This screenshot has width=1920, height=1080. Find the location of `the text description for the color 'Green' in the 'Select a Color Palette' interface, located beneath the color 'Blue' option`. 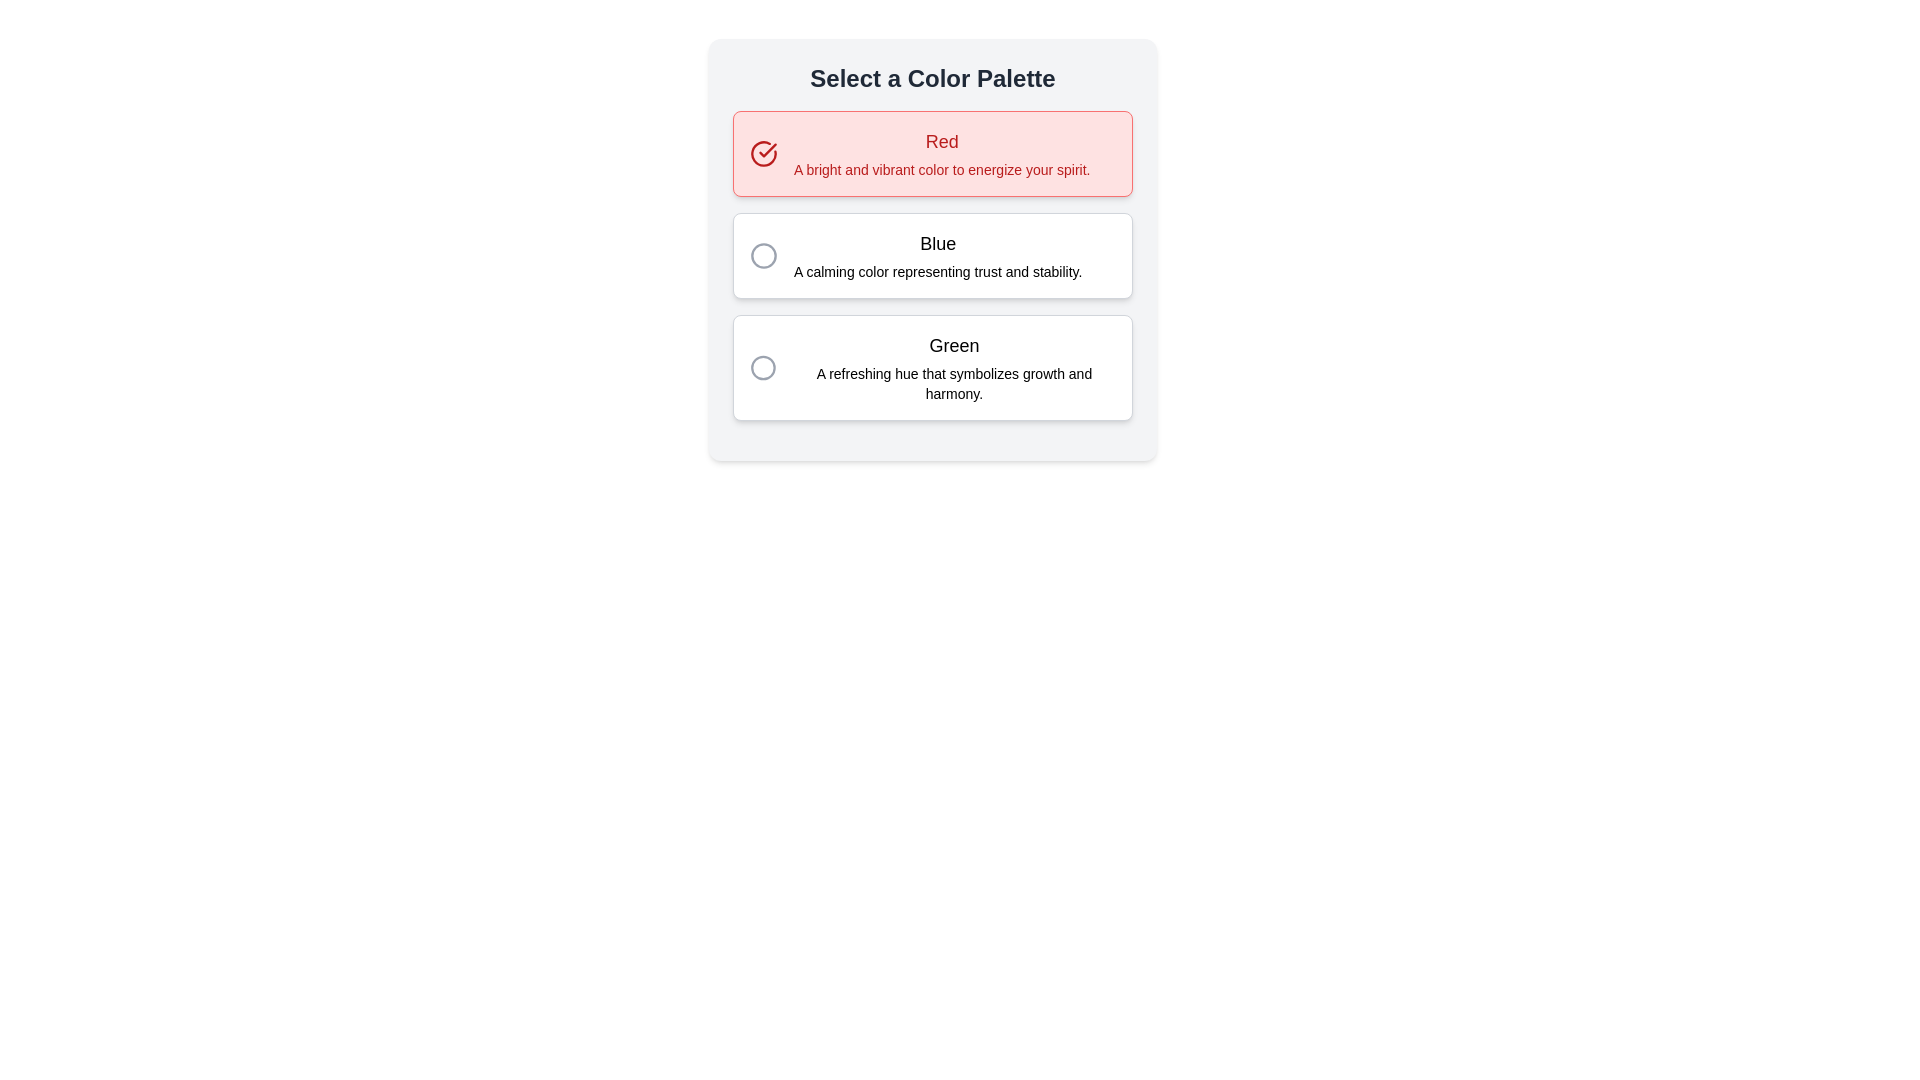

the text description for the color 'Green' in the 'Select a Color Palette' interface, located beneath the color 'Blue' option is located at coordinates (953, 367).